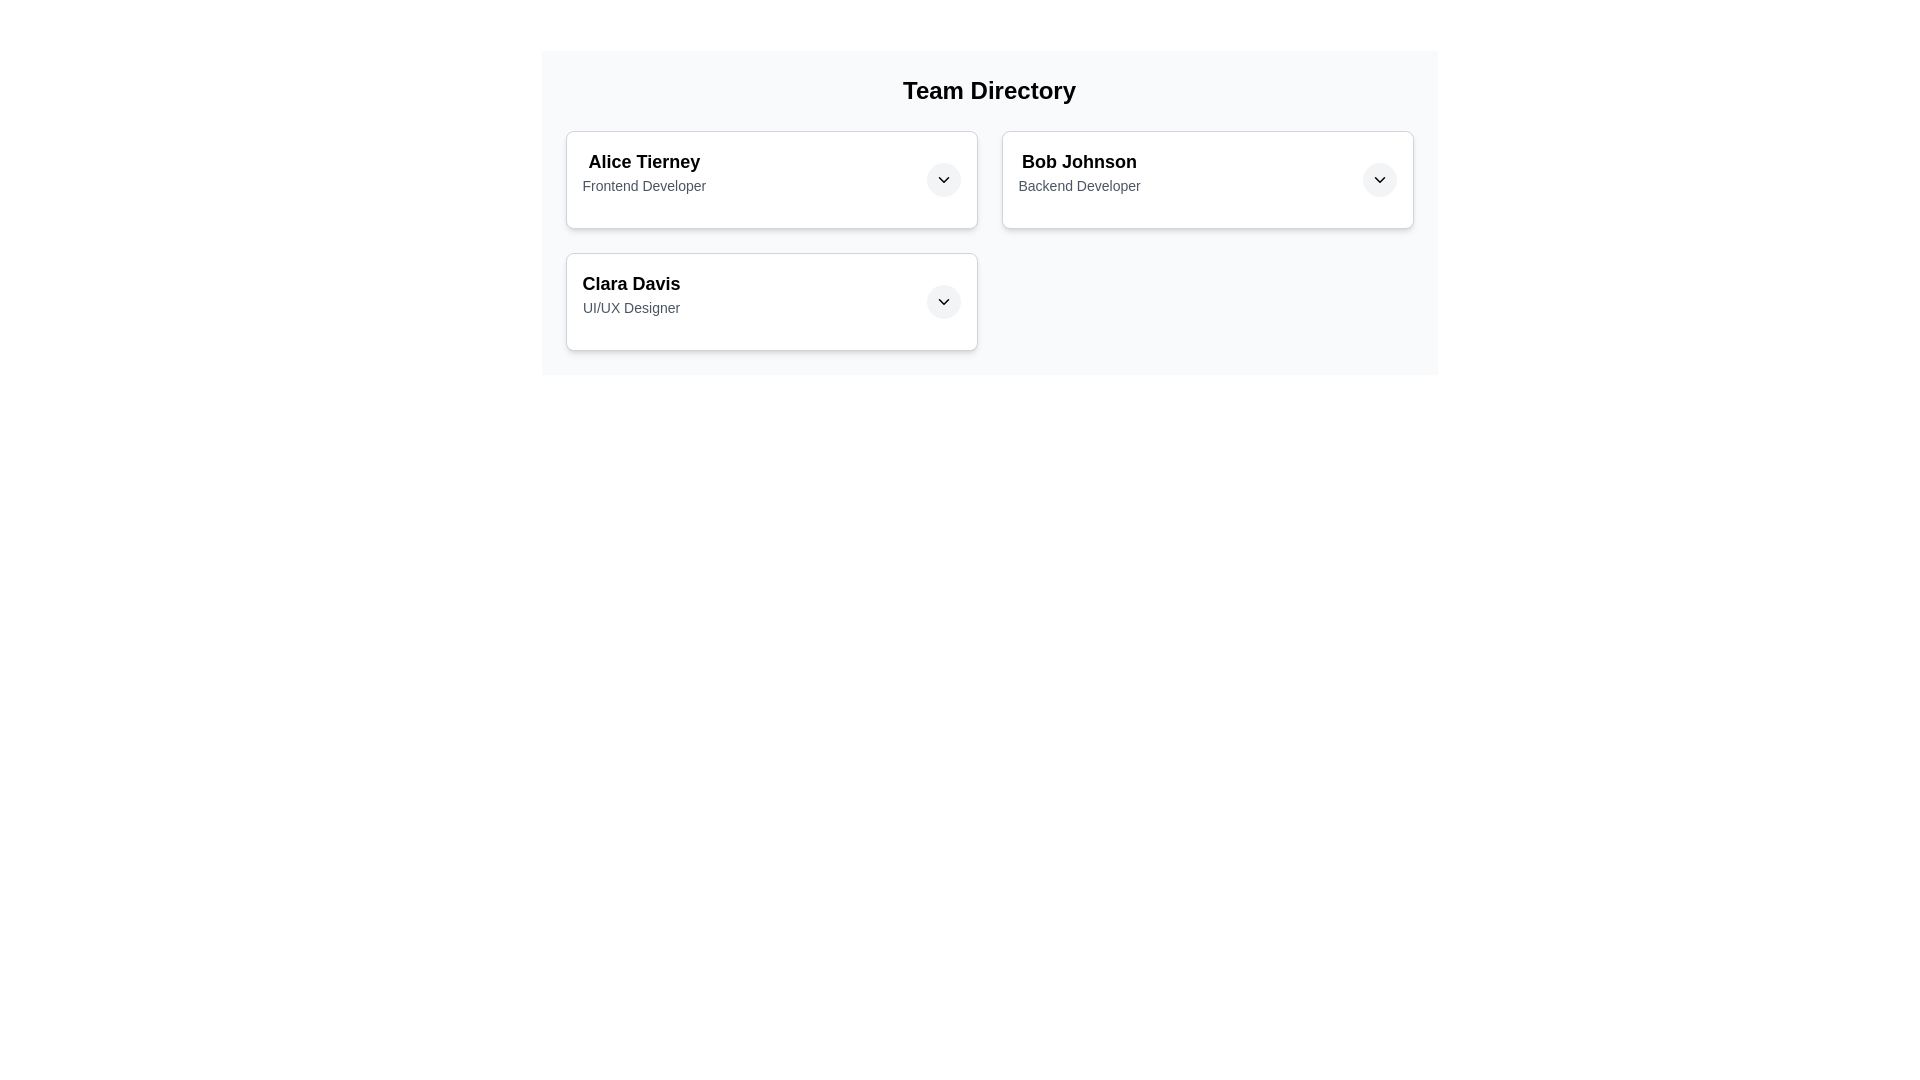 This screenshot has height=1080, width=1920. What do you see at coordinates (1206, 180) in the screenshot?
I see `the Profile Card representing a team member, which displays their name and role, located in the rightmost column of the grid layout` at bounding box center [1206, 180].